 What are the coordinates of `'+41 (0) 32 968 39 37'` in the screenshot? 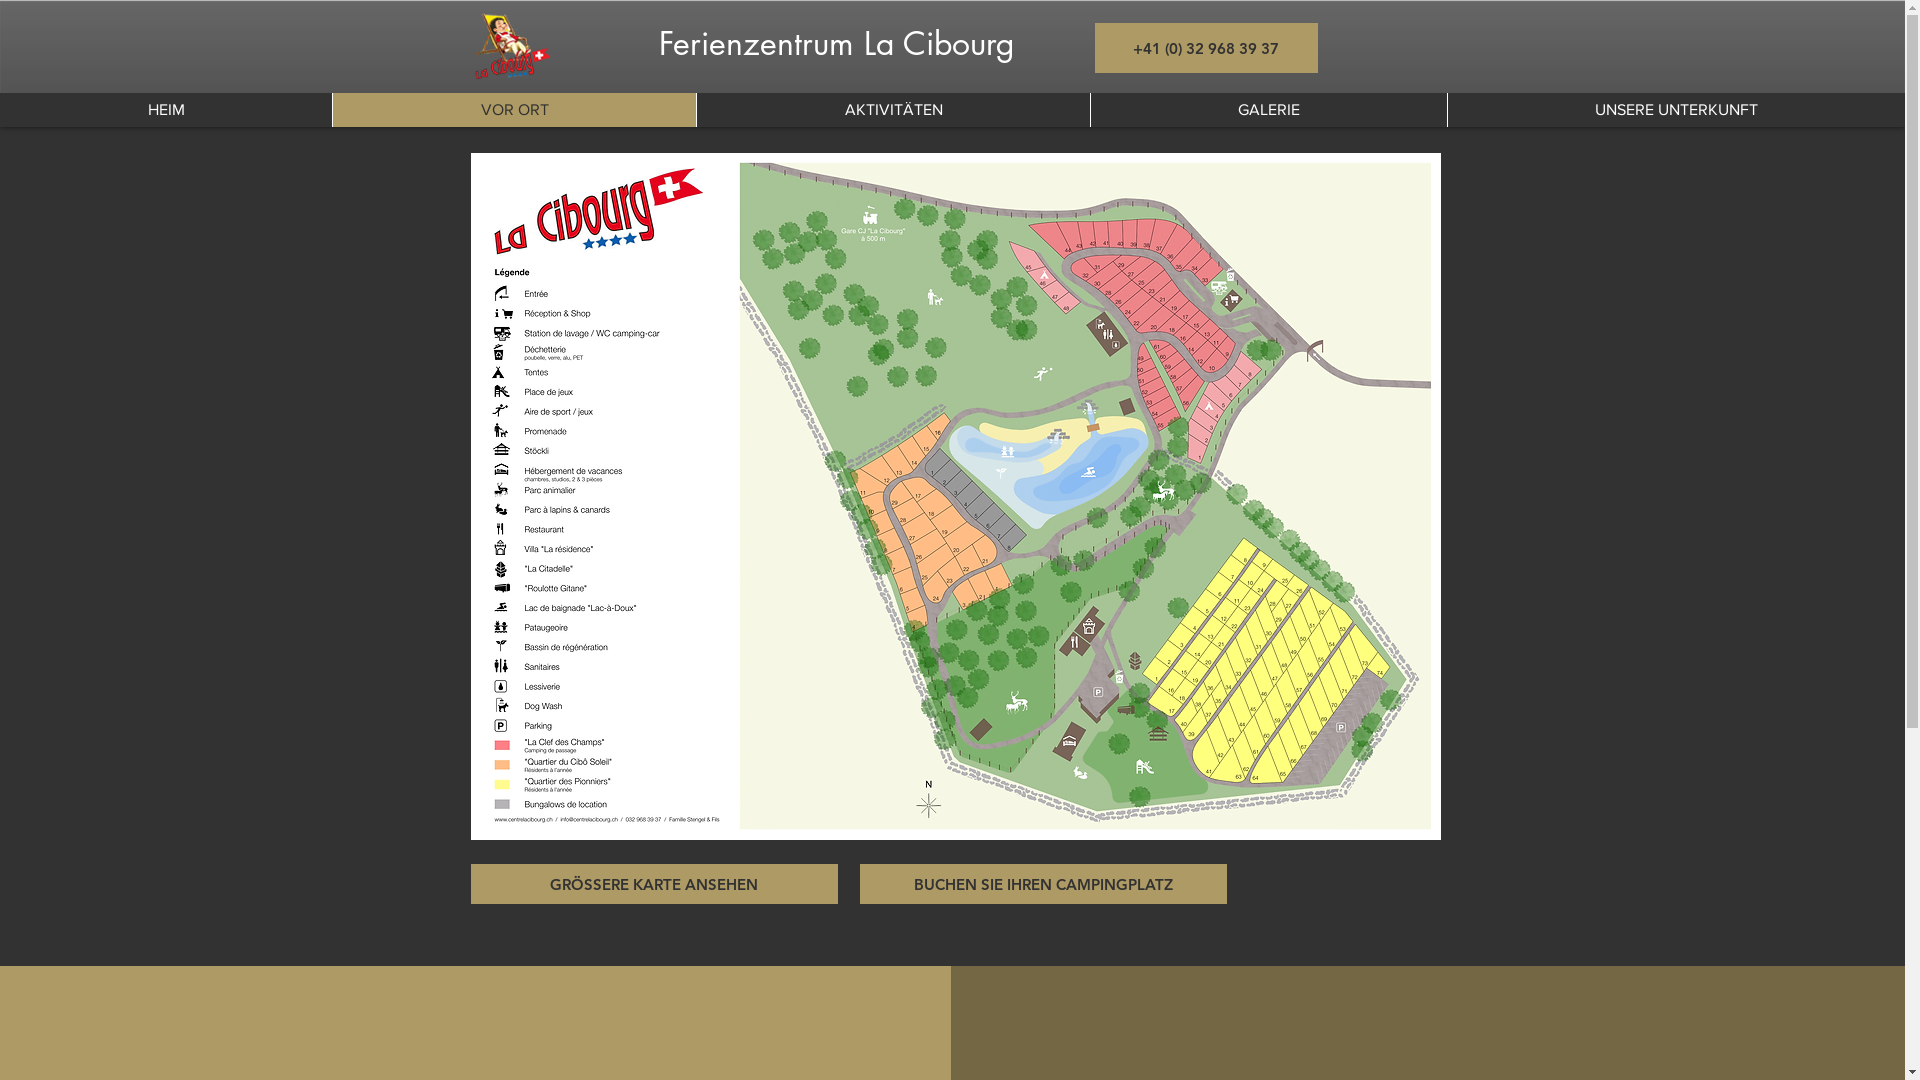 It's located at (1204, 46).